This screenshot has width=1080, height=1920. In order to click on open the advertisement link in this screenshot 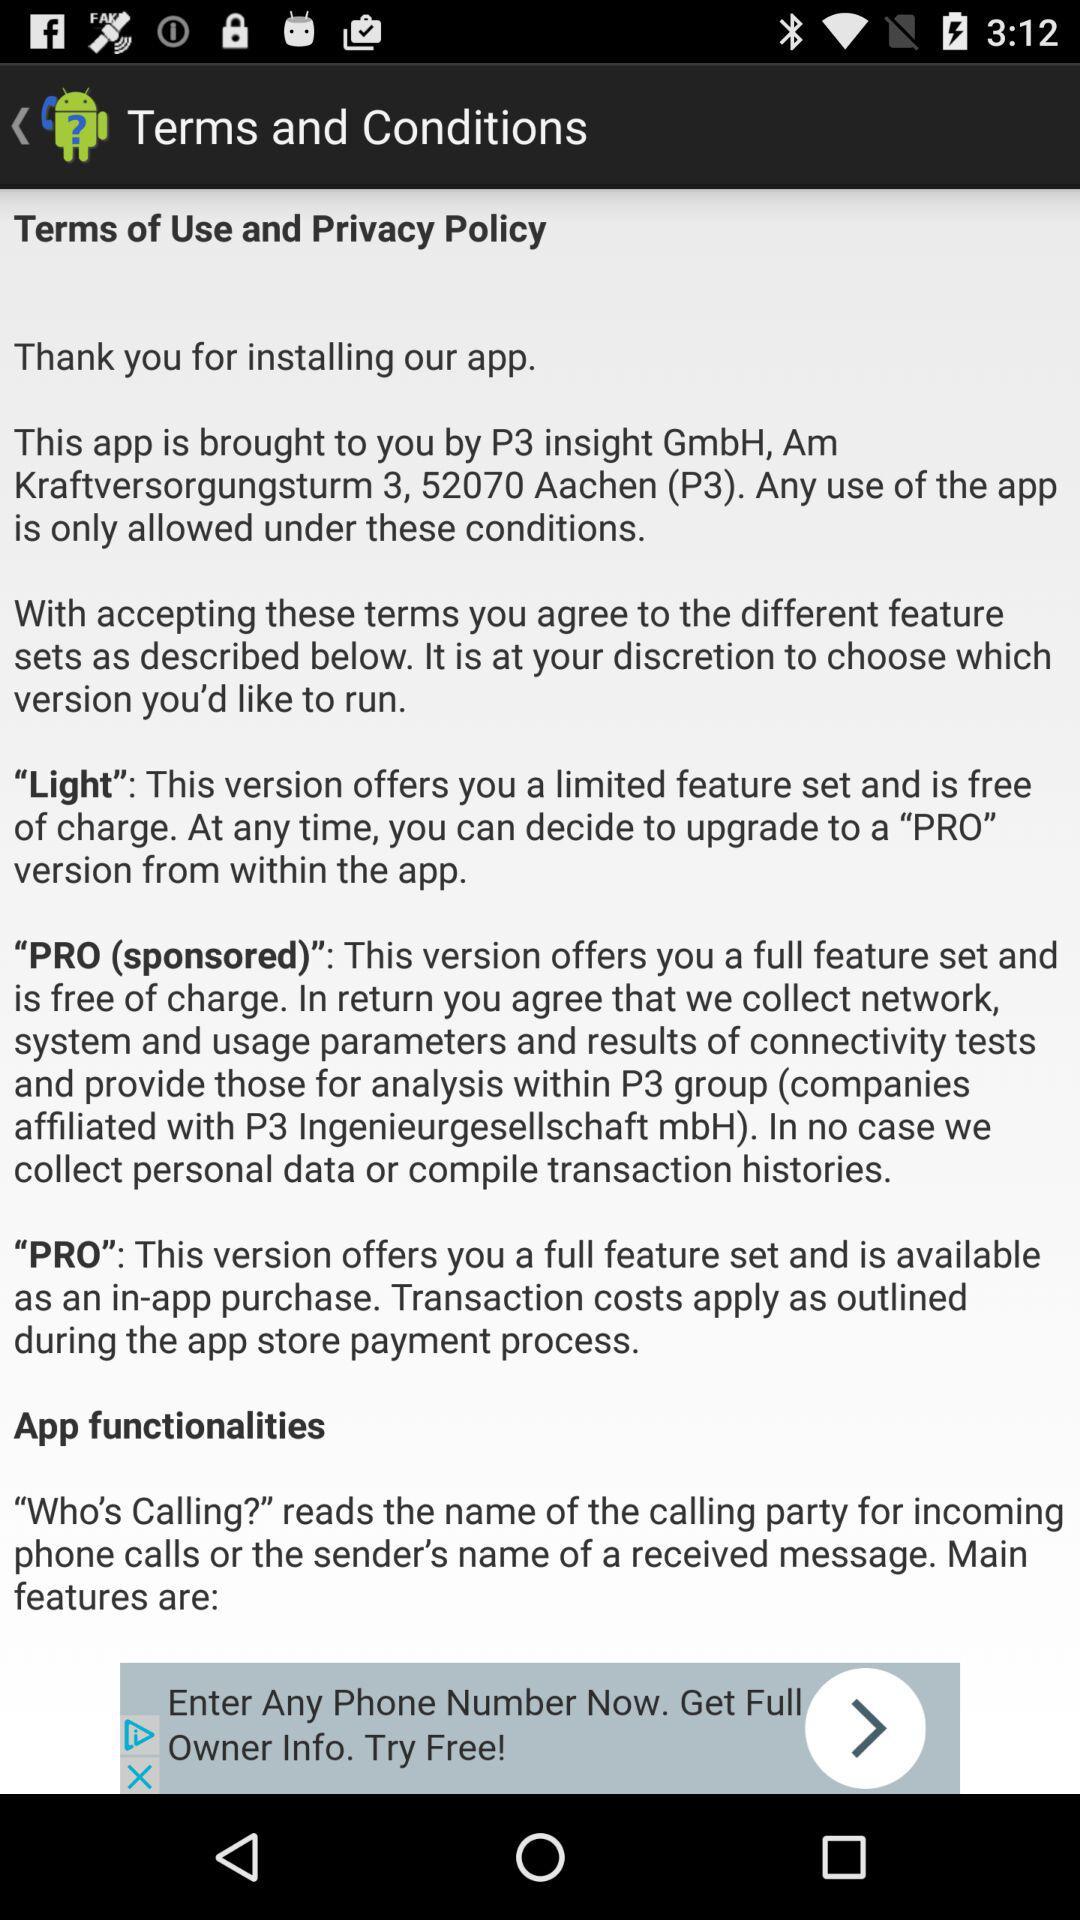, I will do `click(540, 1727)`.